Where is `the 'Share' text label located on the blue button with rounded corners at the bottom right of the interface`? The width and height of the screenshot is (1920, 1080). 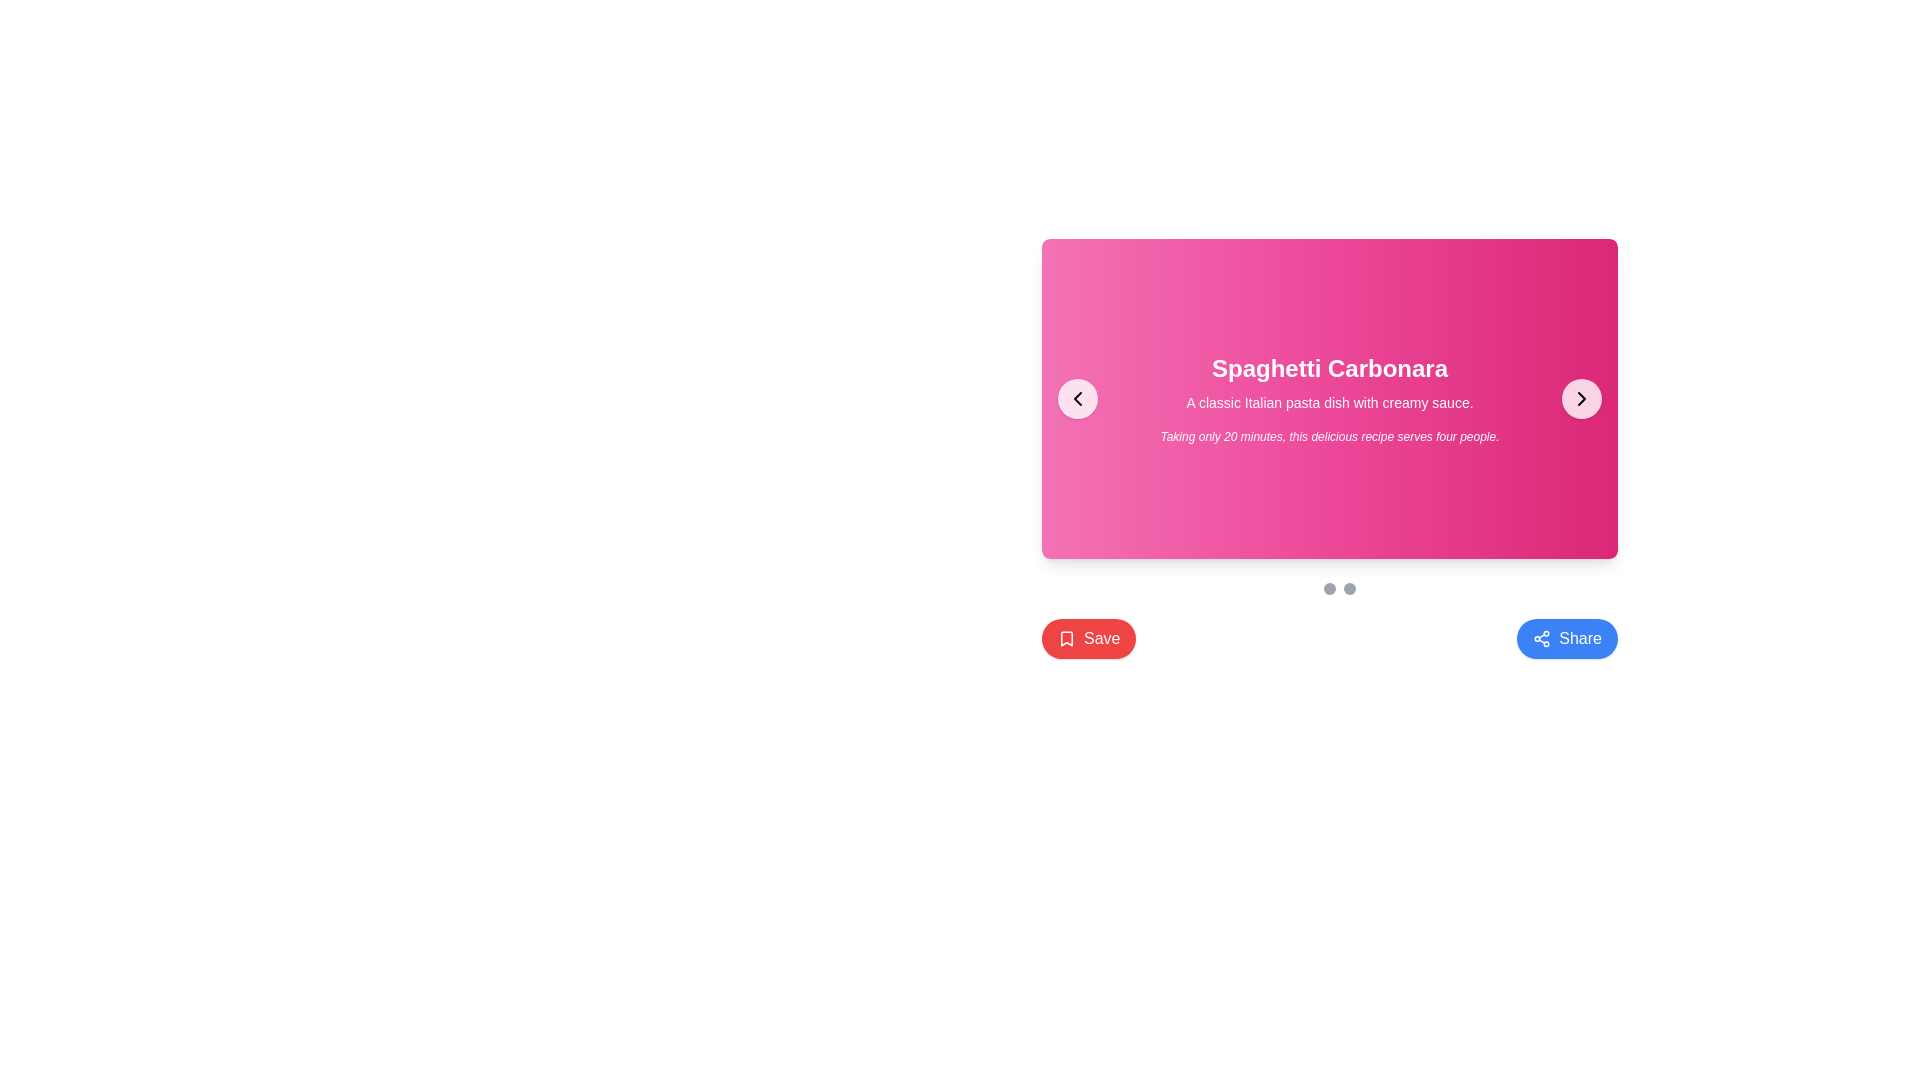
the 'Share' text label located on the blue button with rounded corners at the bottom right of the interface is located at coordinates (1579, 639).